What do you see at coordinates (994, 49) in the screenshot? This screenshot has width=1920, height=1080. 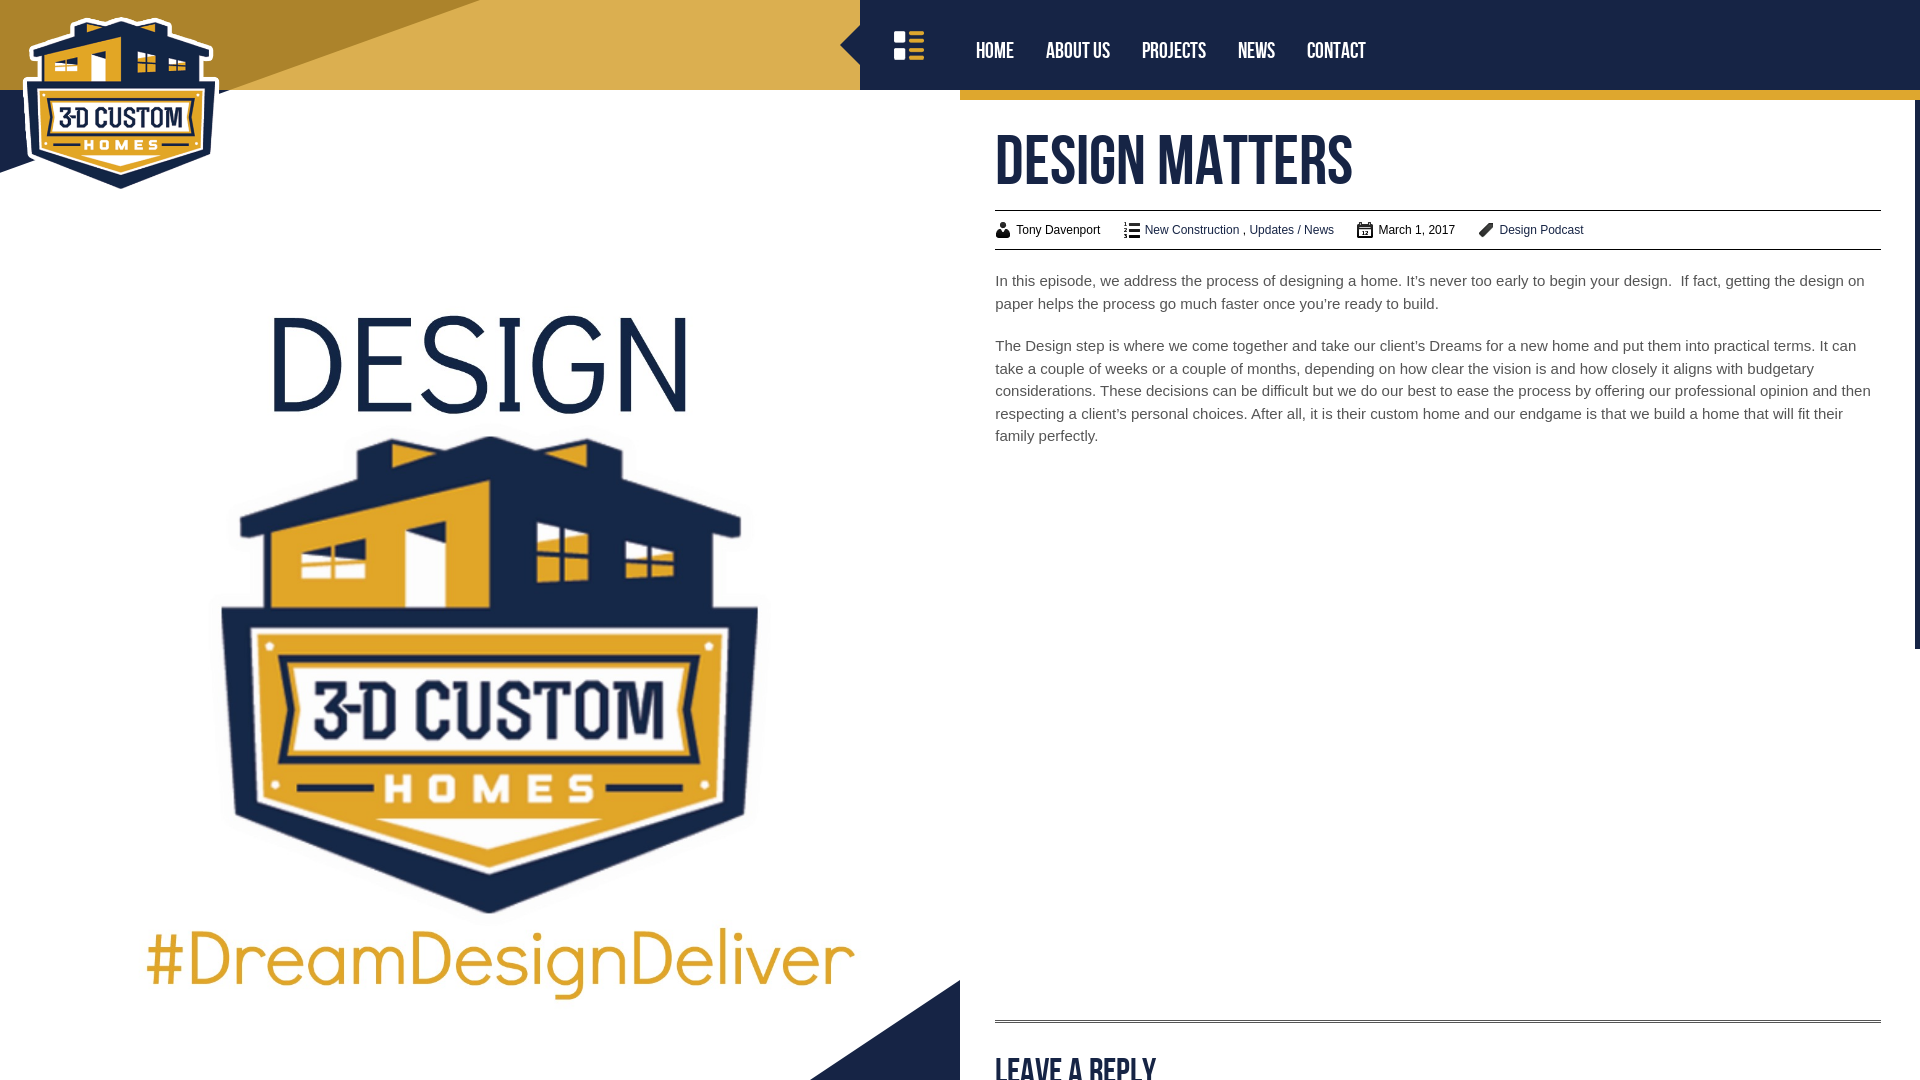 I see `'Home'` at bounding box center [994, 49].